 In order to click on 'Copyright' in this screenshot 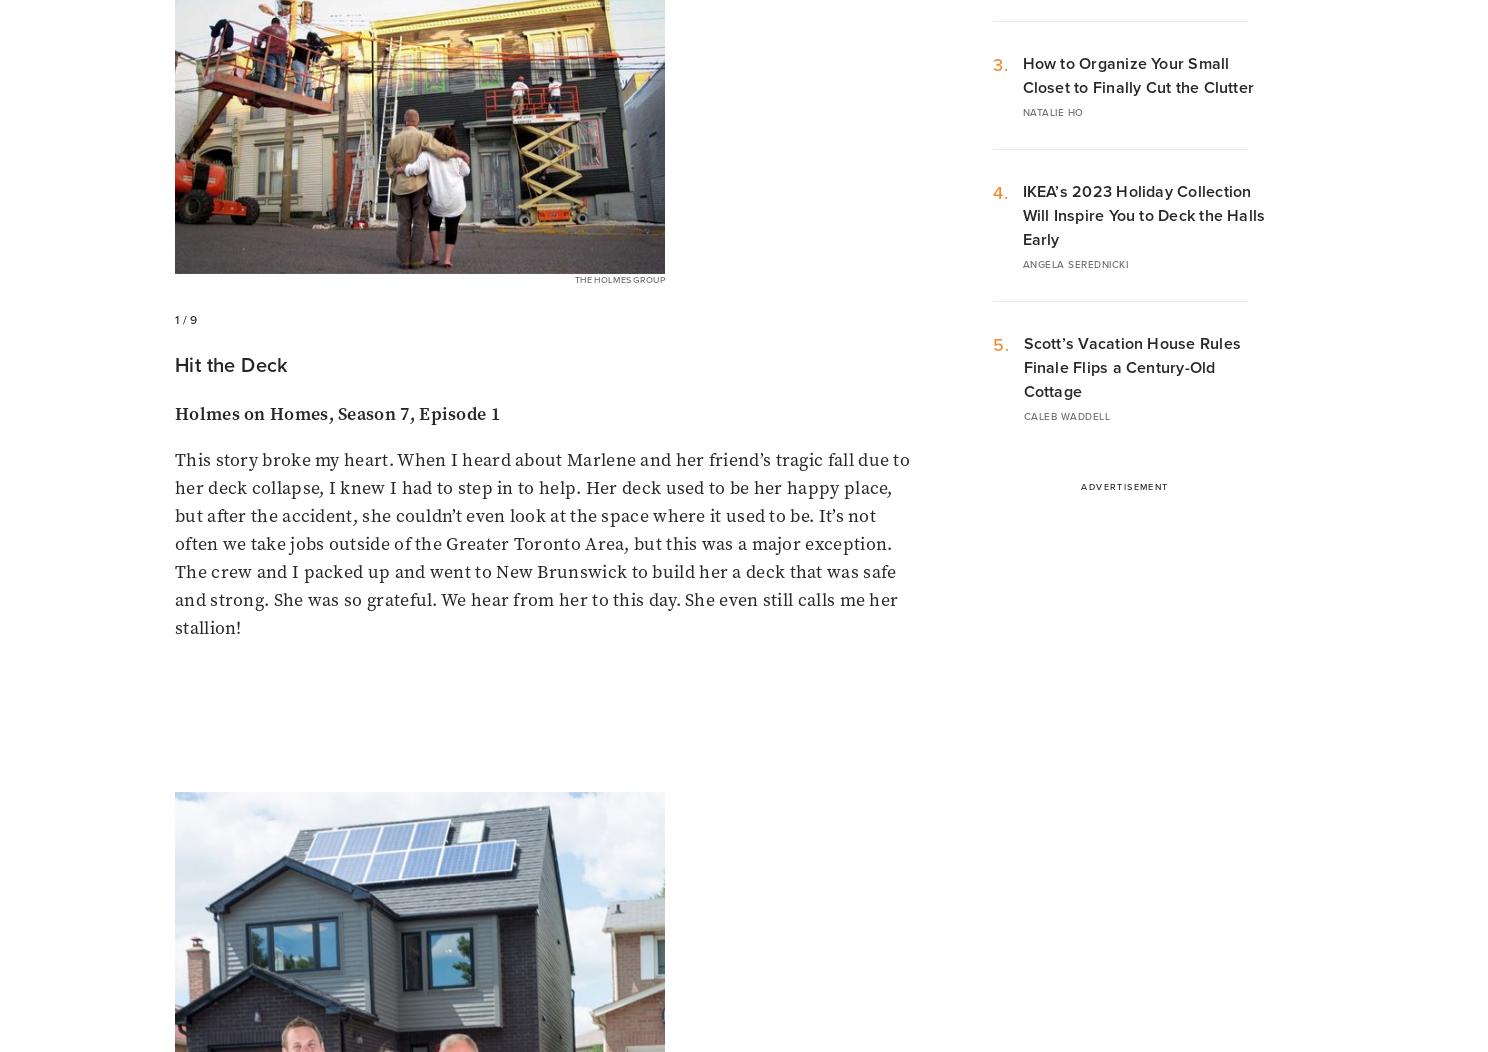, I will do `click(1226, 693)`.